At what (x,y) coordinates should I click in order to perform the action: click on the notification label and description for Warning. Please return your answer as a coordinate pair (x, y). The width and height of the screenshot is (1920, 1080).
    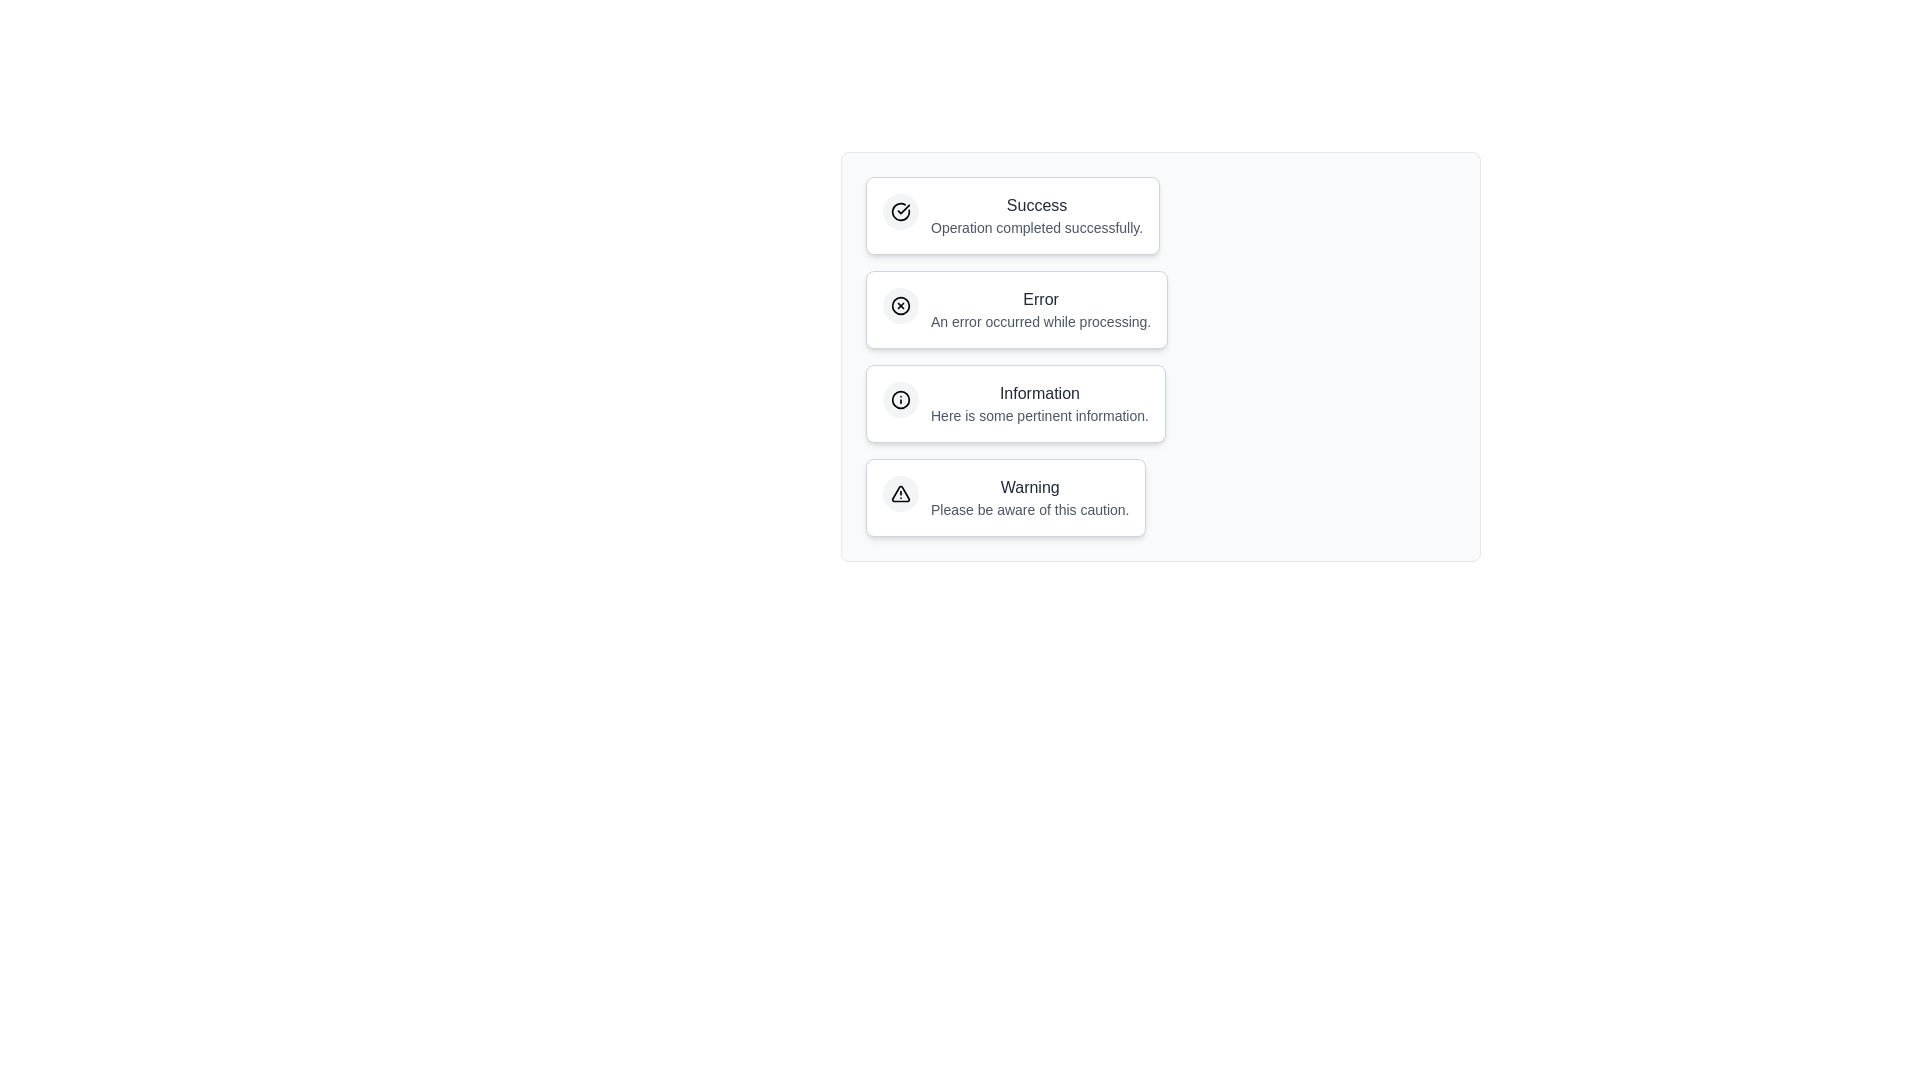
    Looking at the image, I should click on (1006, 496).